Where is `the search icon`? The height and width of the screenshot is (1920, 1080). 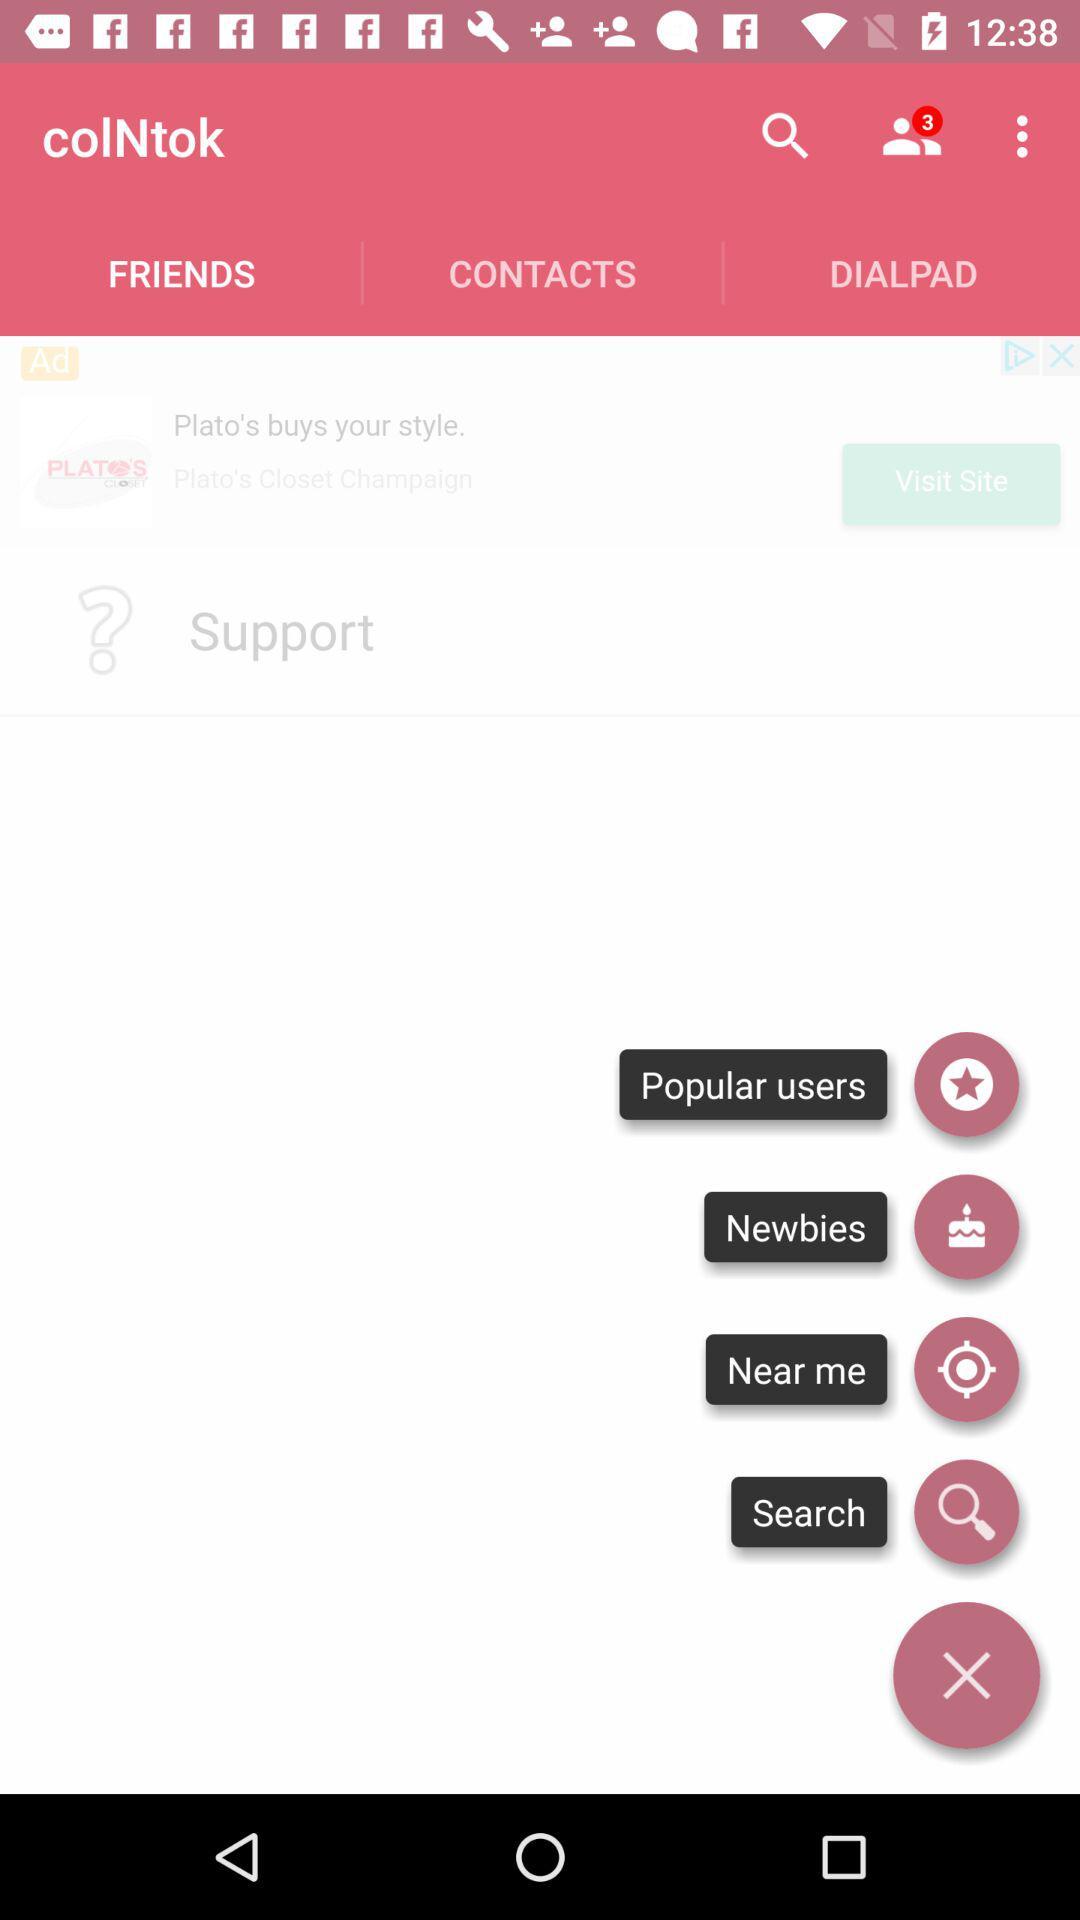
the search icon is located at coordinates (965, 1512).